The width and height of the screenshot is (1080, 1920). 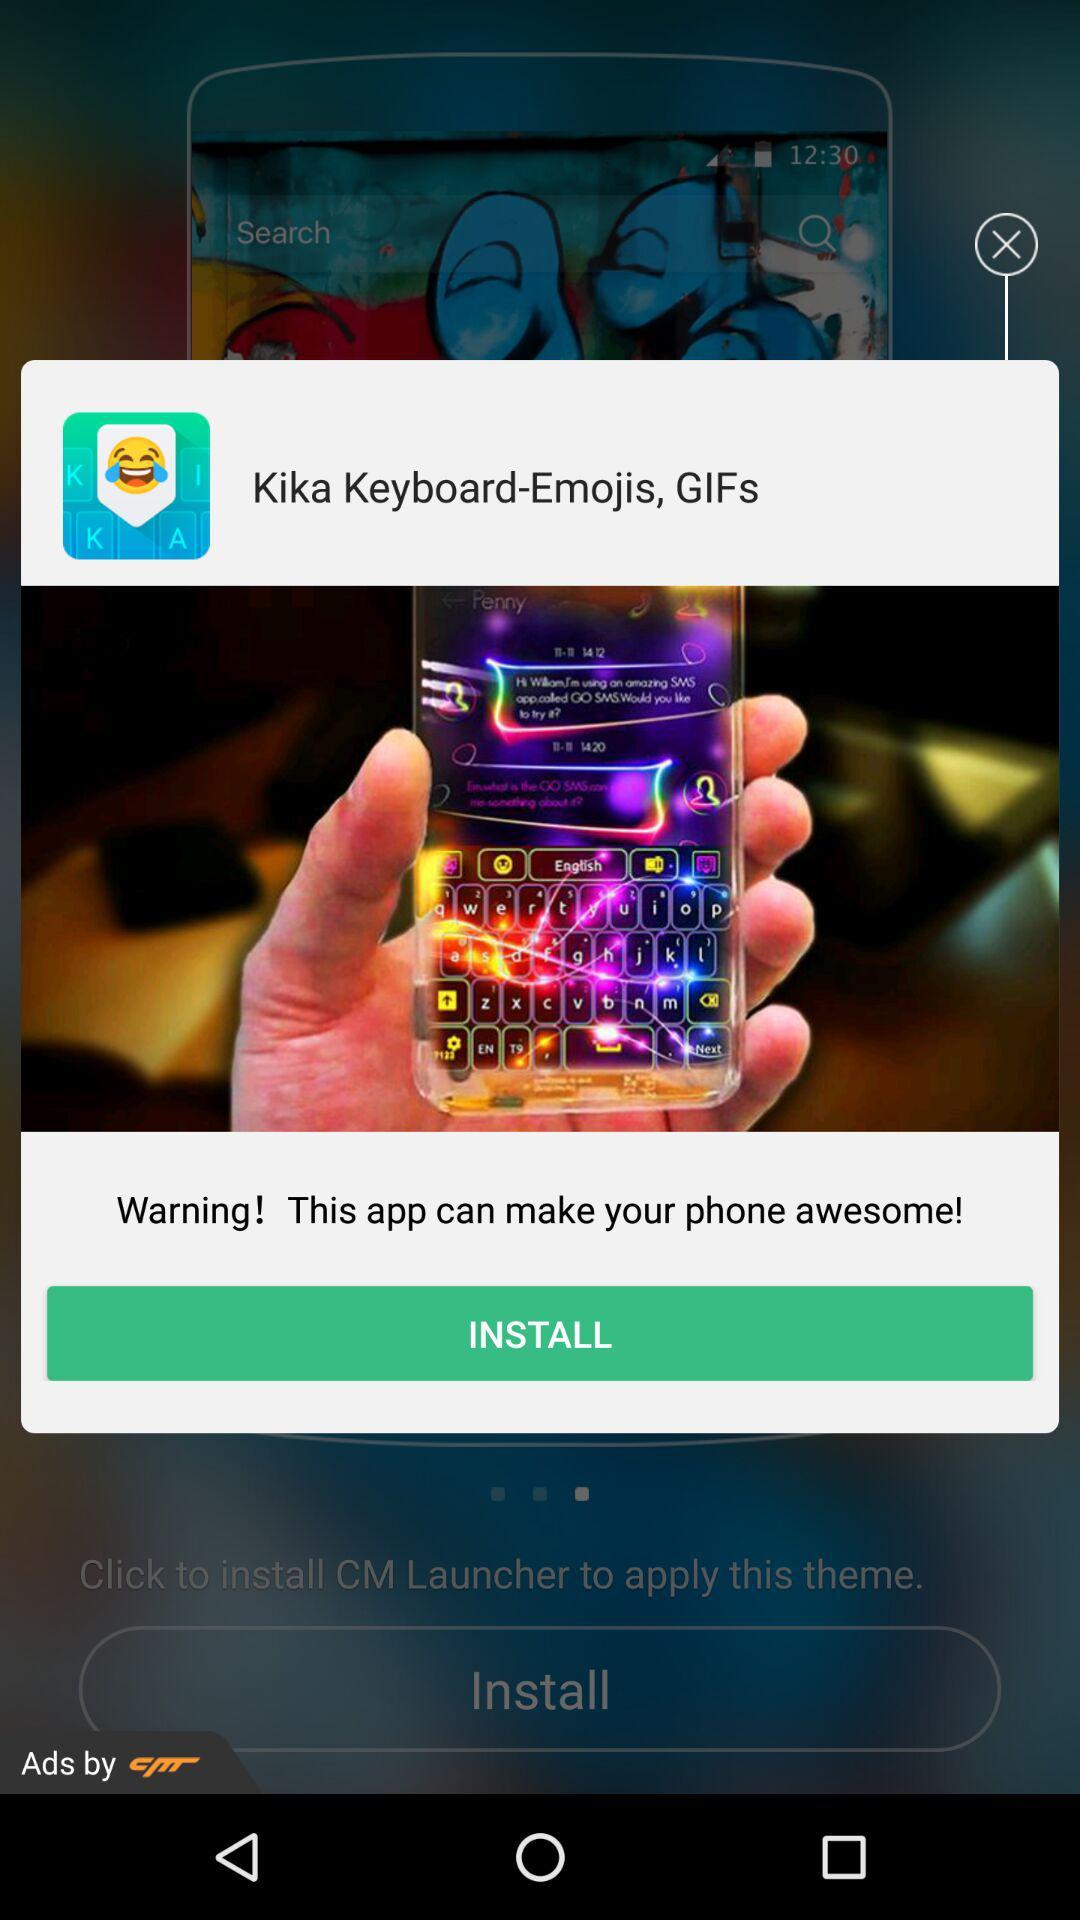 What do you see at coordinates (540, 1208) in the screenshot?
I see `item above the install icon` at bounding box center [540, 1208].